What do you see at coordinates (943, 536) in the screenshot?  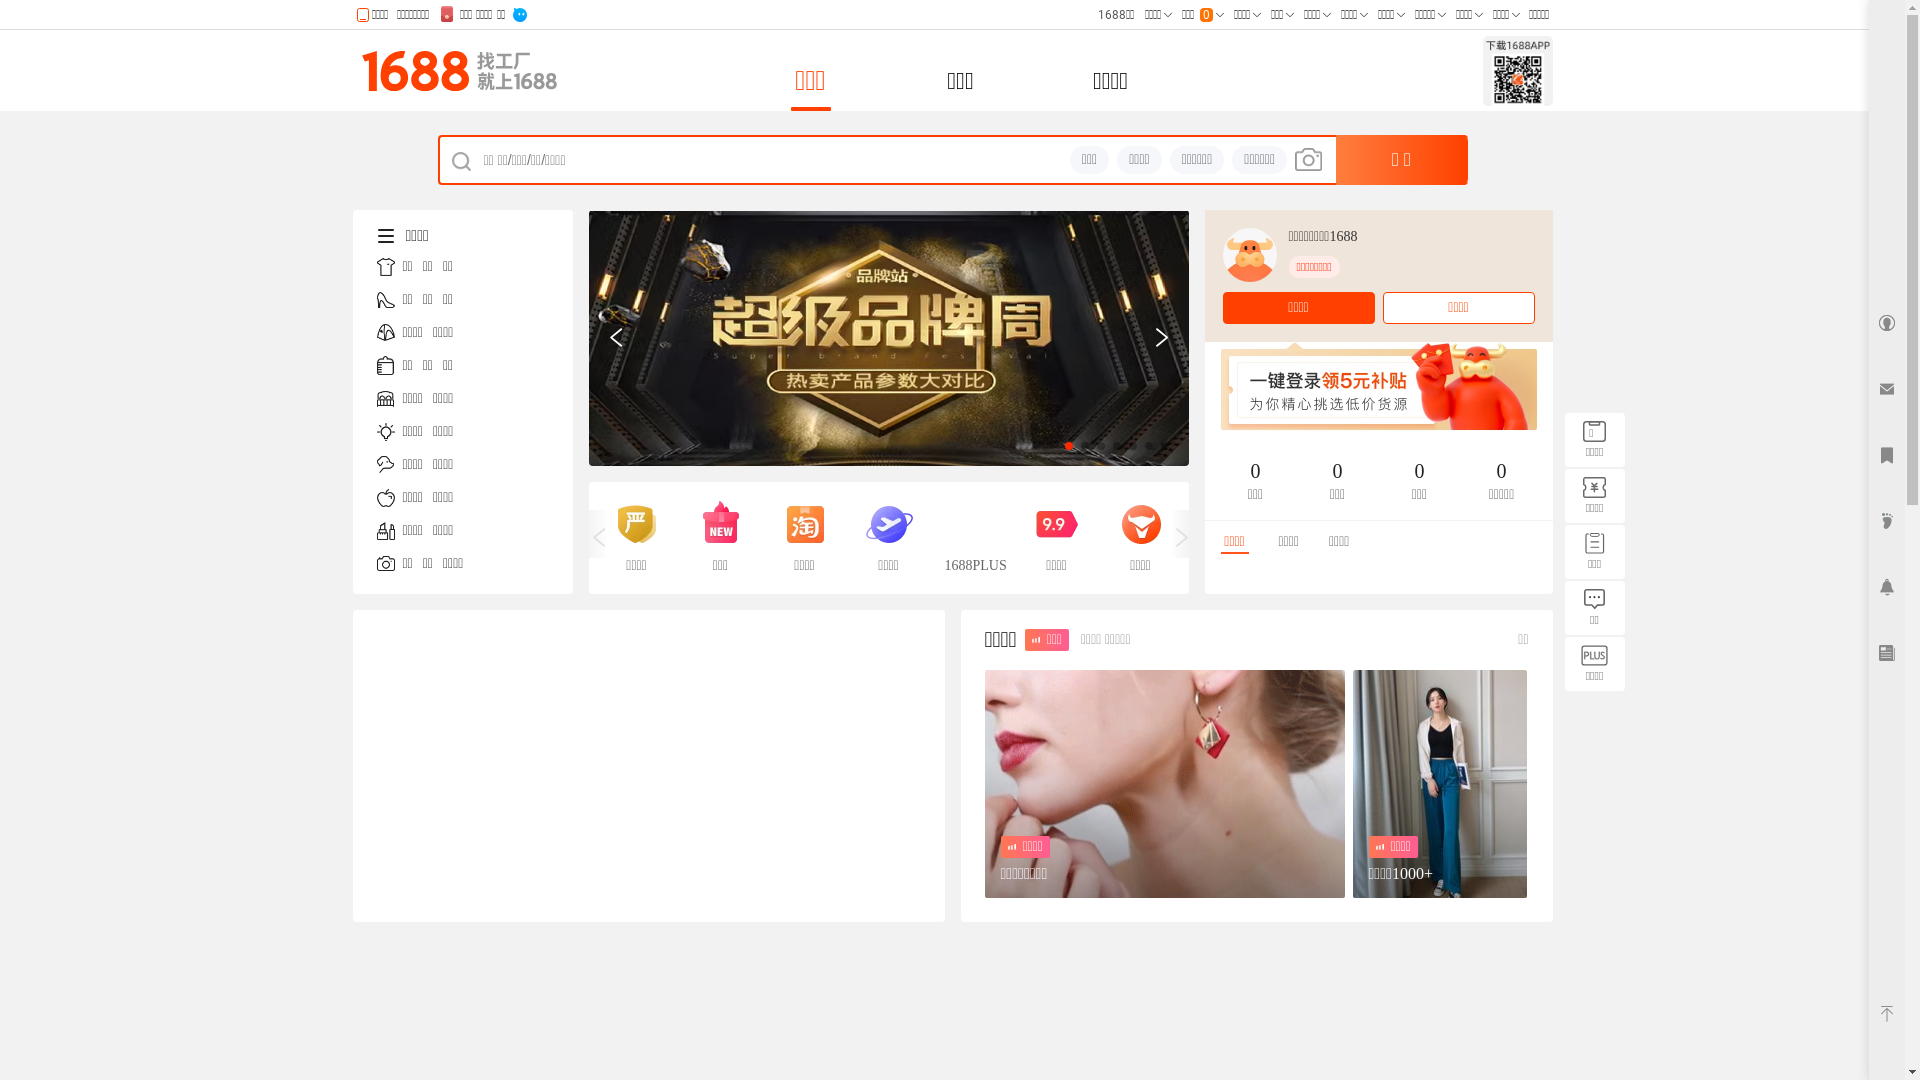 I see `'1688PLUS'` at bounding box center [943, 536].